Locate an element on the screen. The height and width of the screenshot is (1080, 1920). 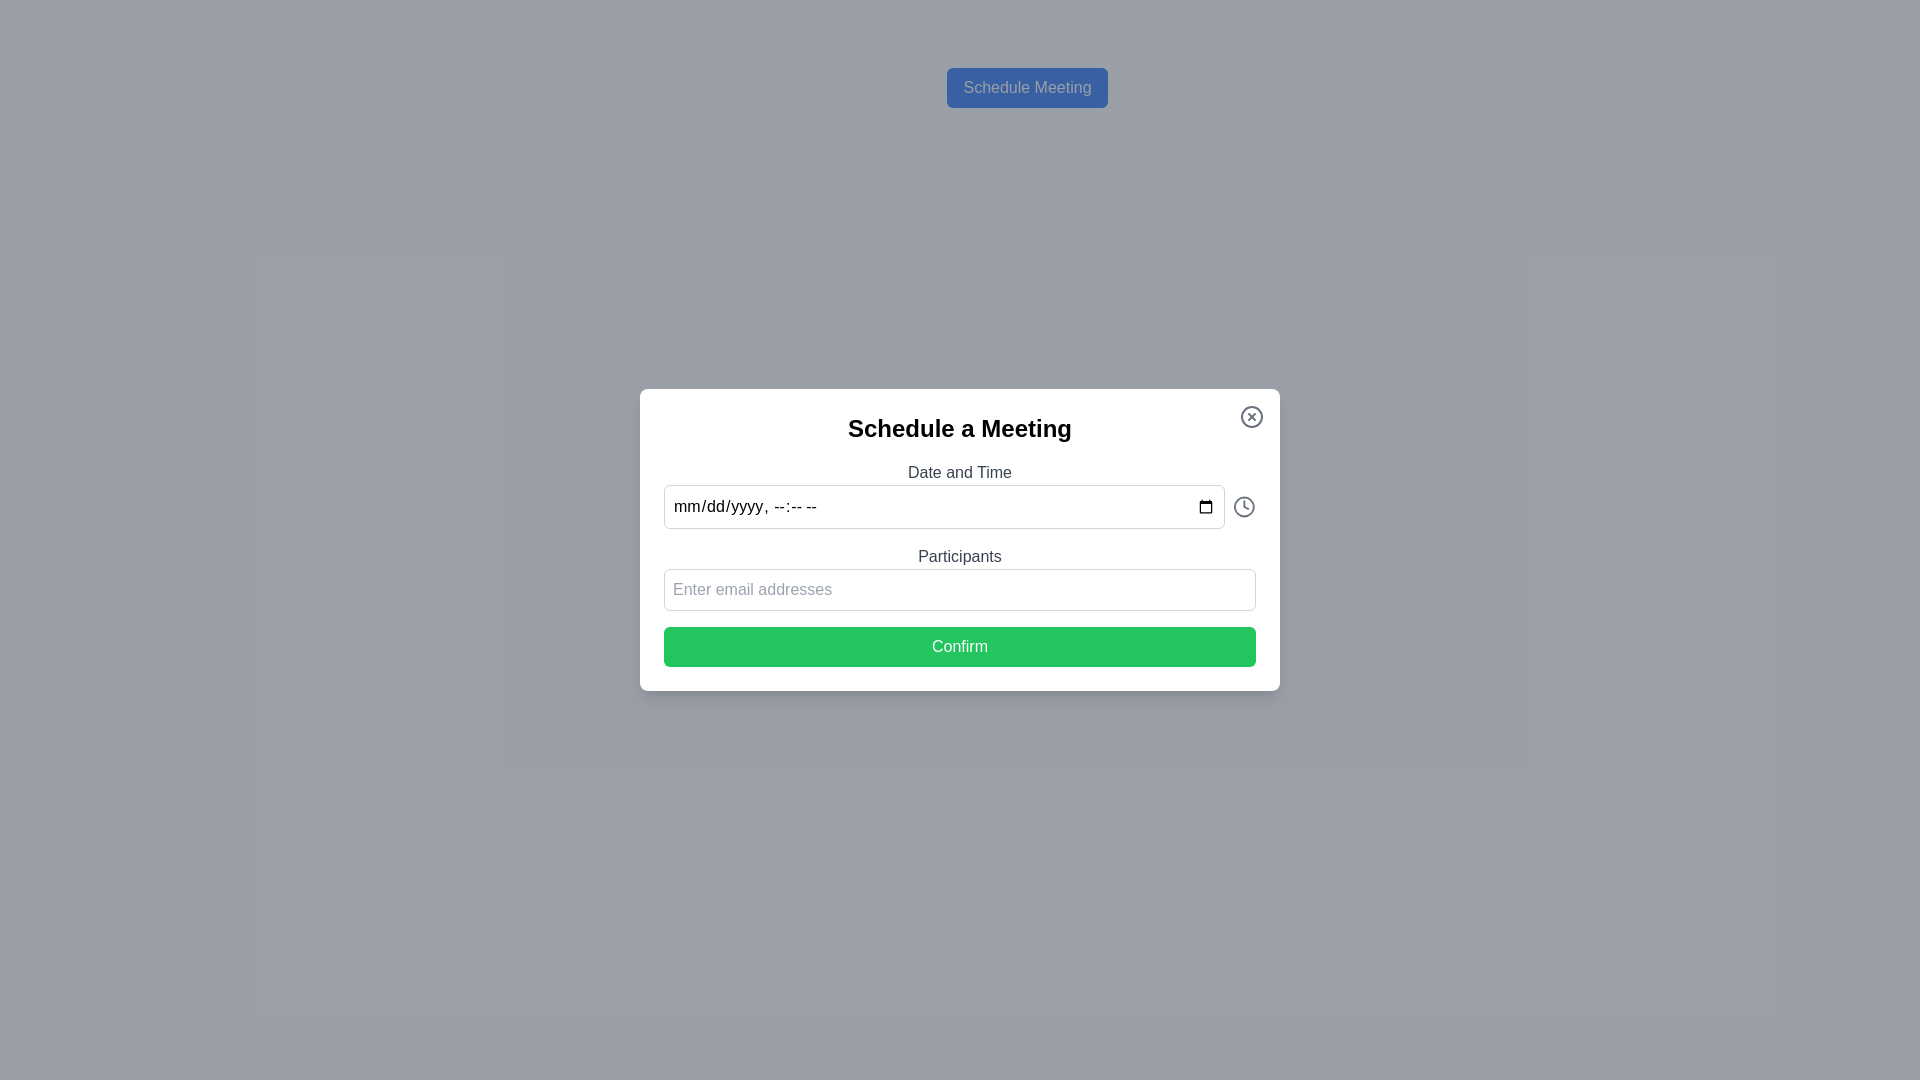
the blue rectangular button labeled 'Schedule Meeting' located near the top of the page above the main content area is located at coordinates (1027, 87).